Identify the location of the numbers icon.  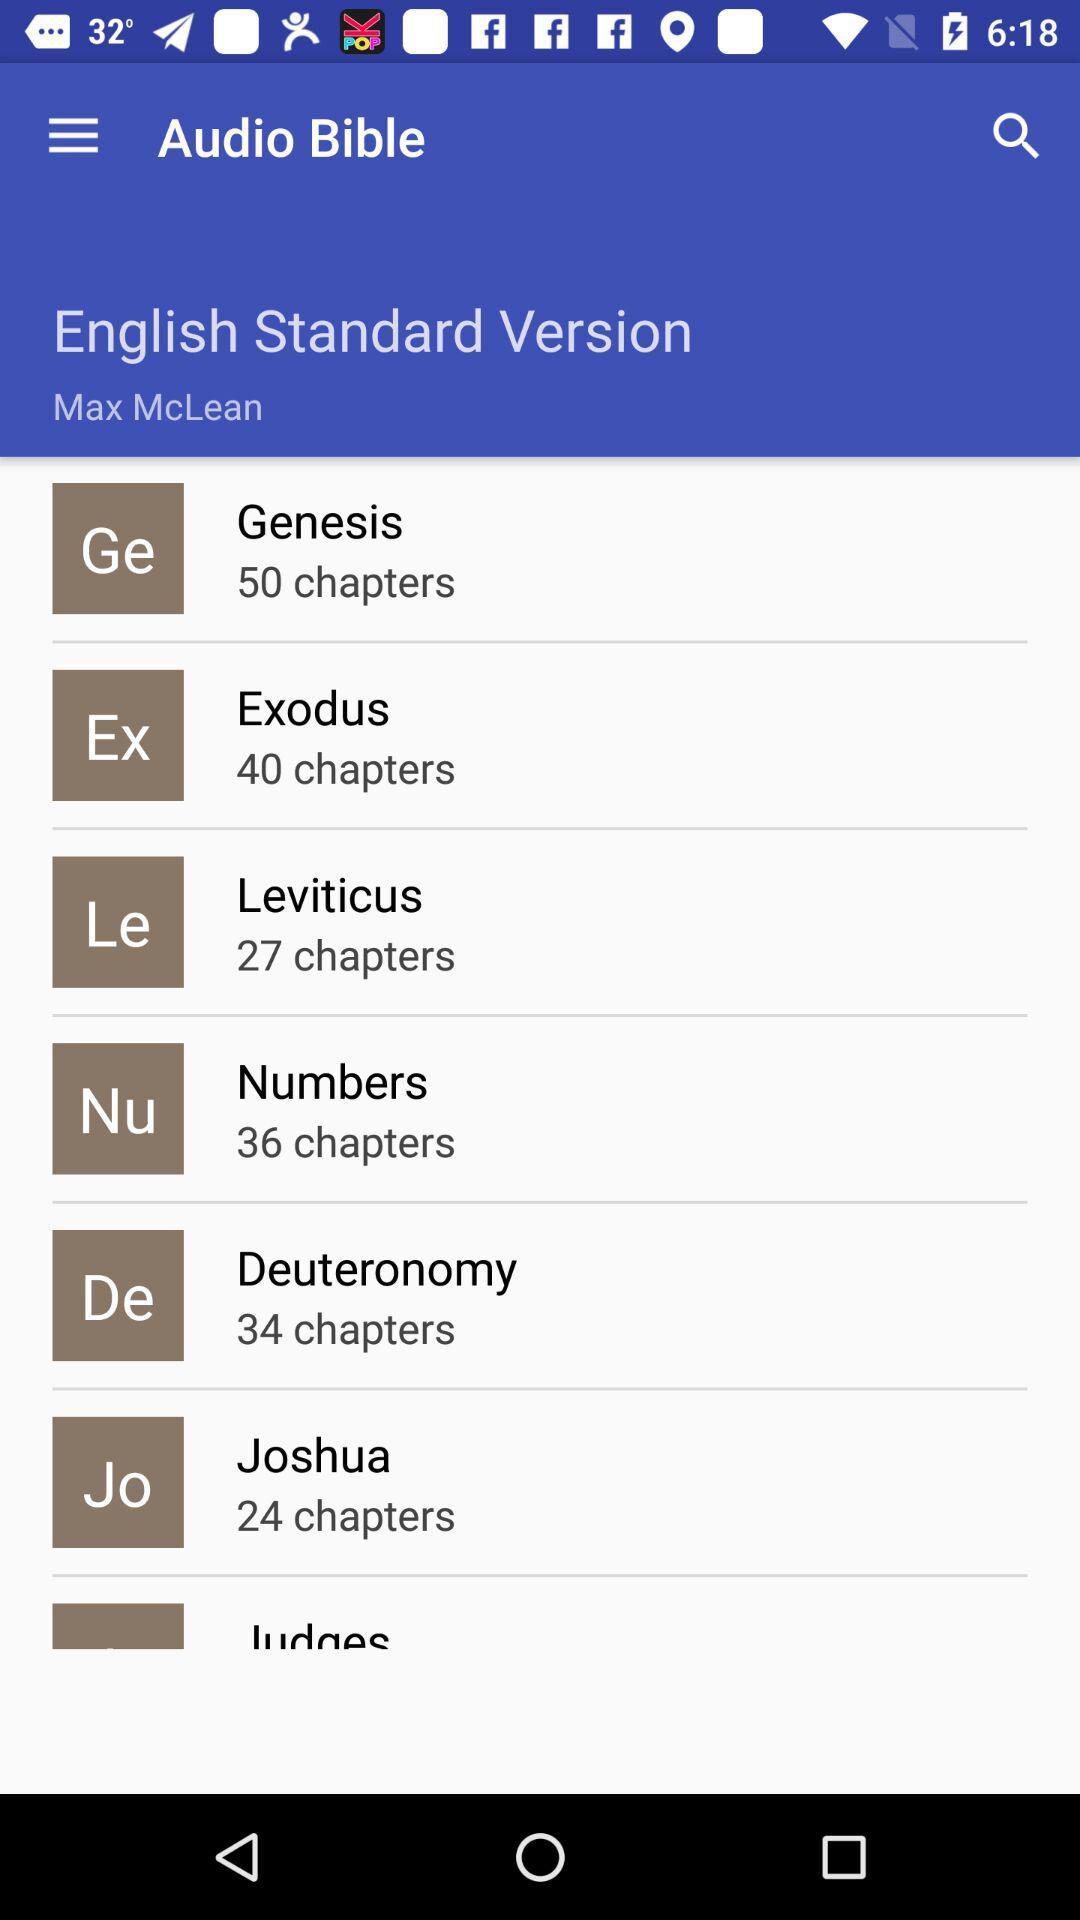
(631, 1079).